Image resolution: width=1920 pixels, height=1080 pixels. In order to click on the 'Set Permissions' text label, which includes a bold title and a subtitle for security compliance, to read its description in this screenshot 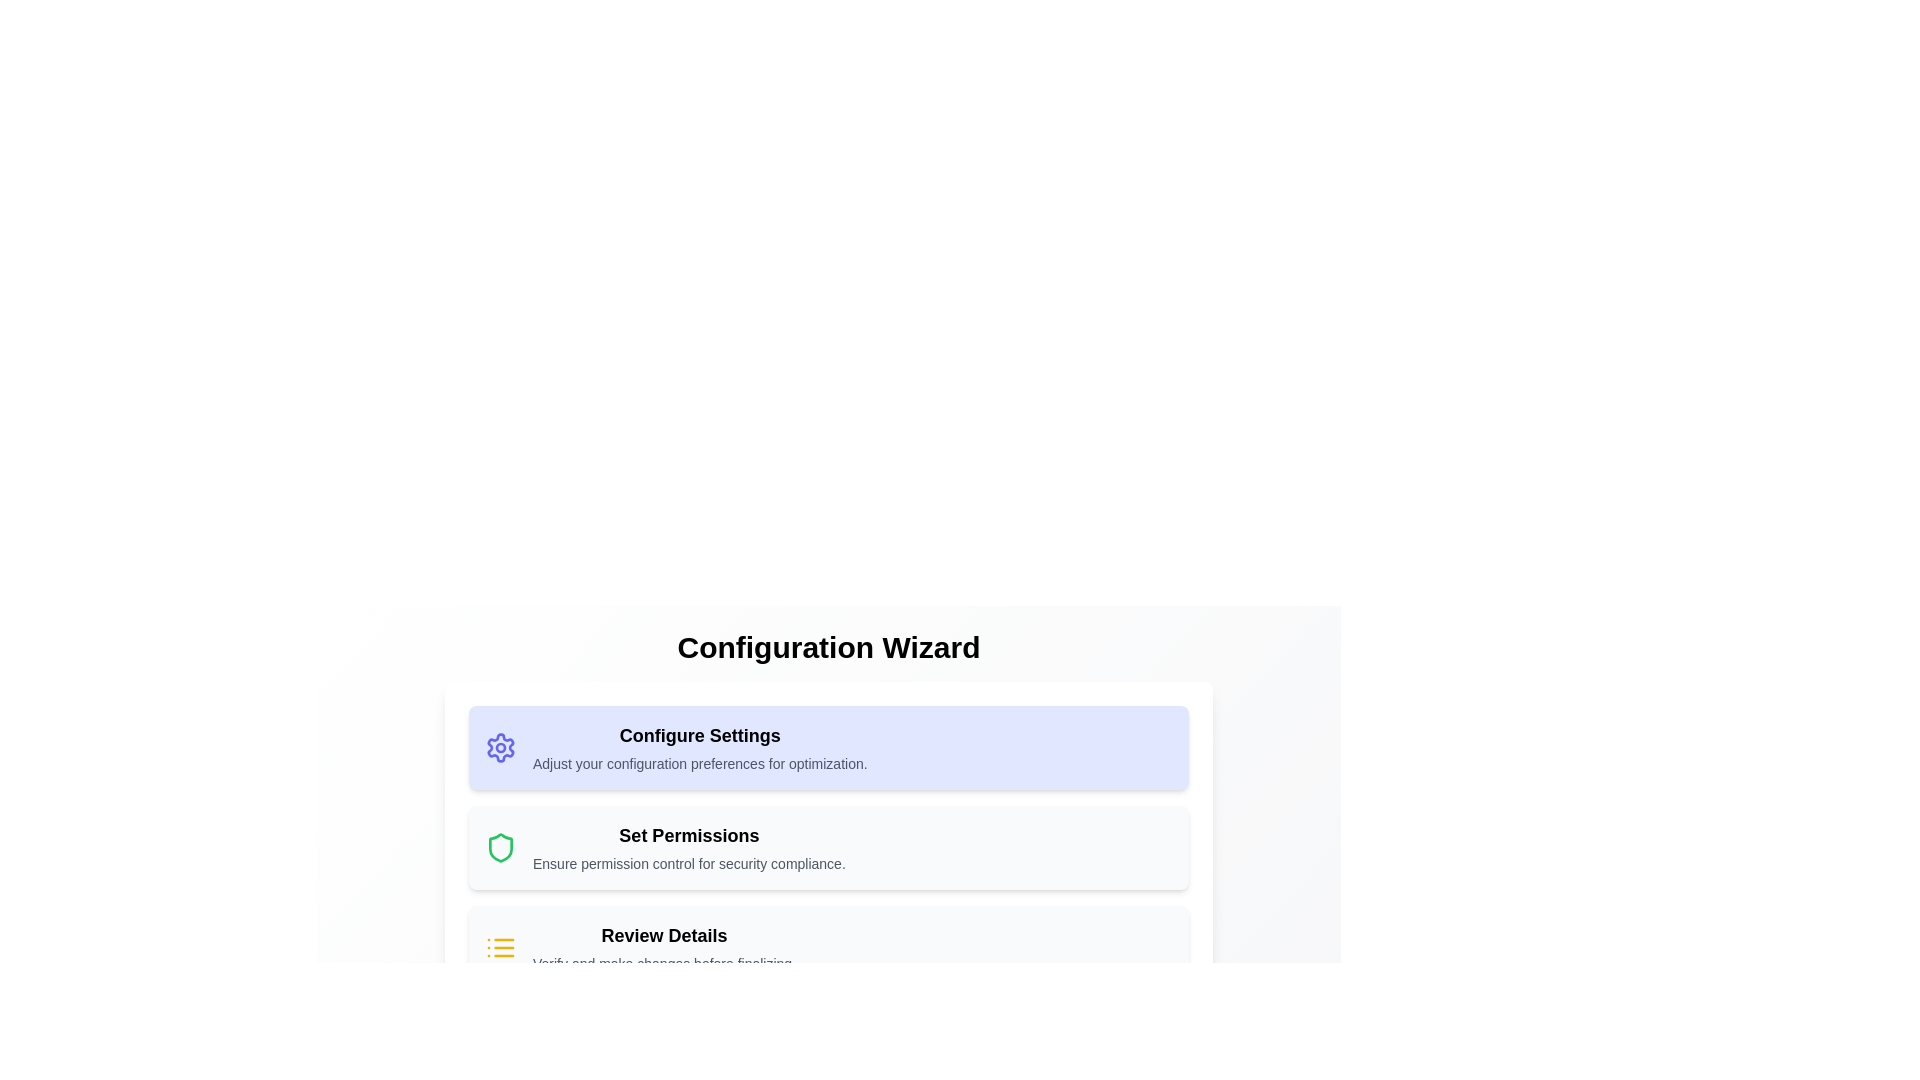, I will do `click(689, 848)`.